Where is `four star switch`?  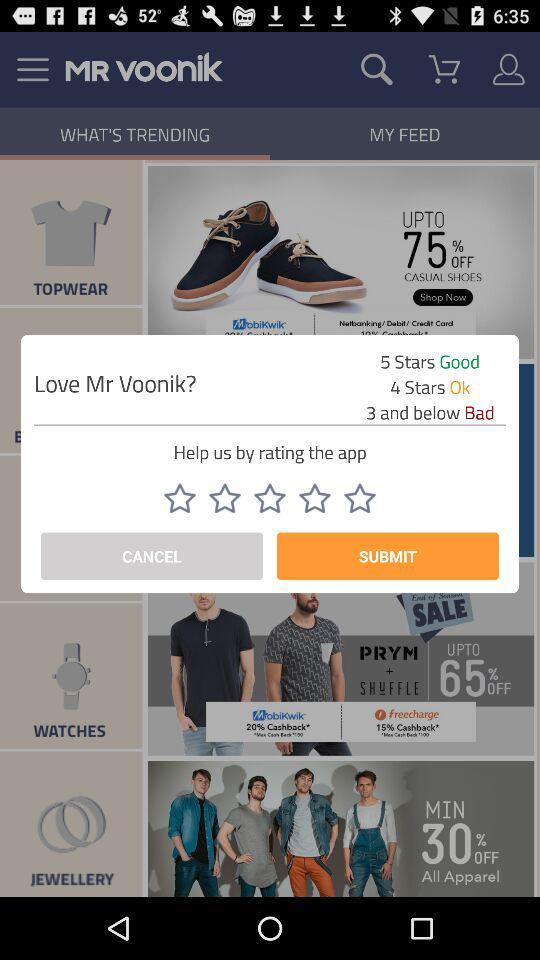
four star switch is located at coordinates (314, 497).